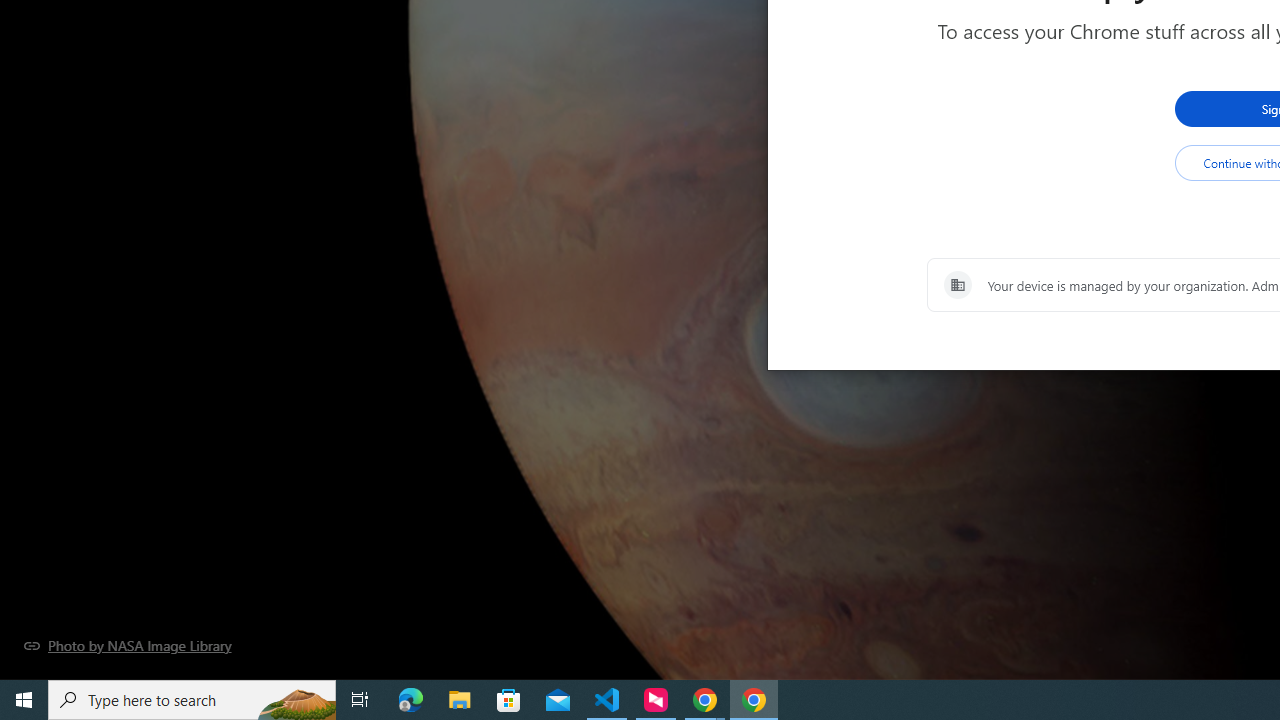 Image resolution: width=1280 pixels, height=720 pixels. I want to click on 'Type here to search', so click(192, 698).